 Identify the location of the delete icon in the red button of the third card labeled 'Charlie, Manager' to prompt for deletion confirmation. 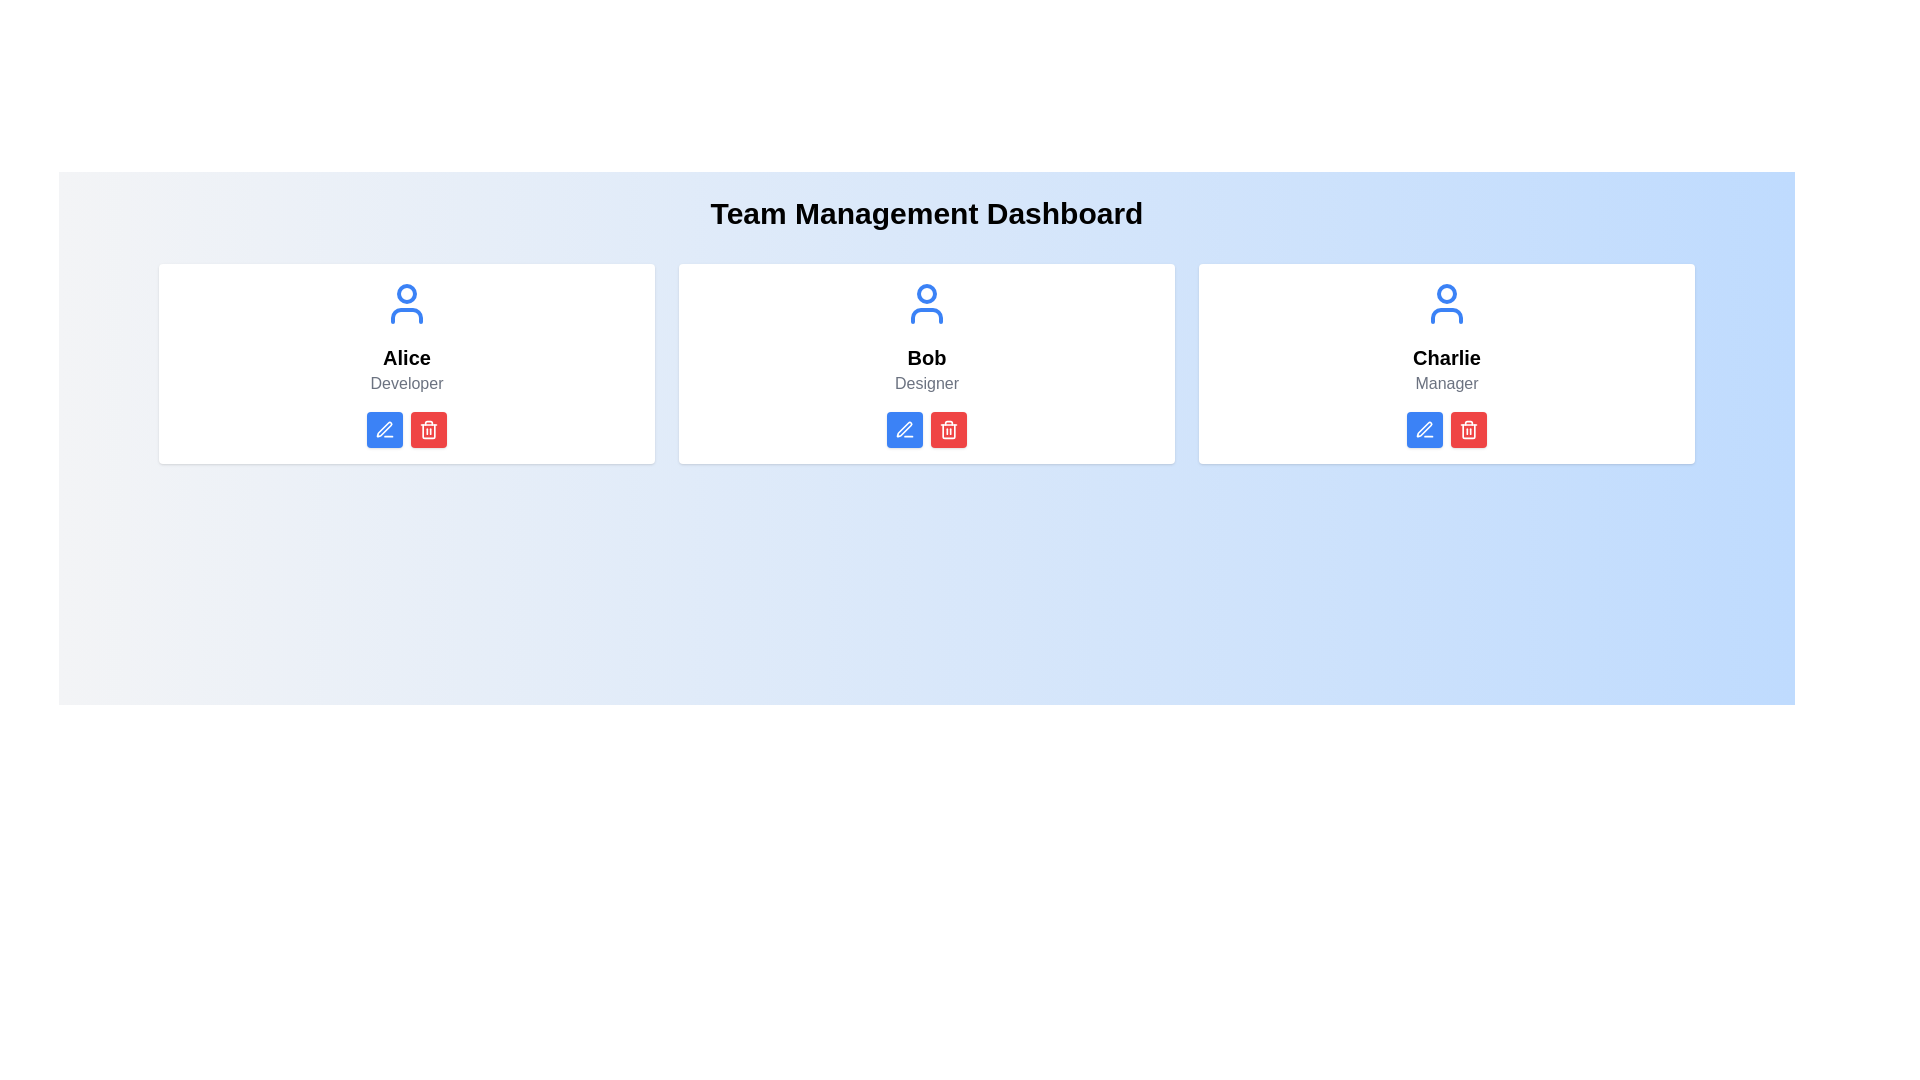
(1468, 428).